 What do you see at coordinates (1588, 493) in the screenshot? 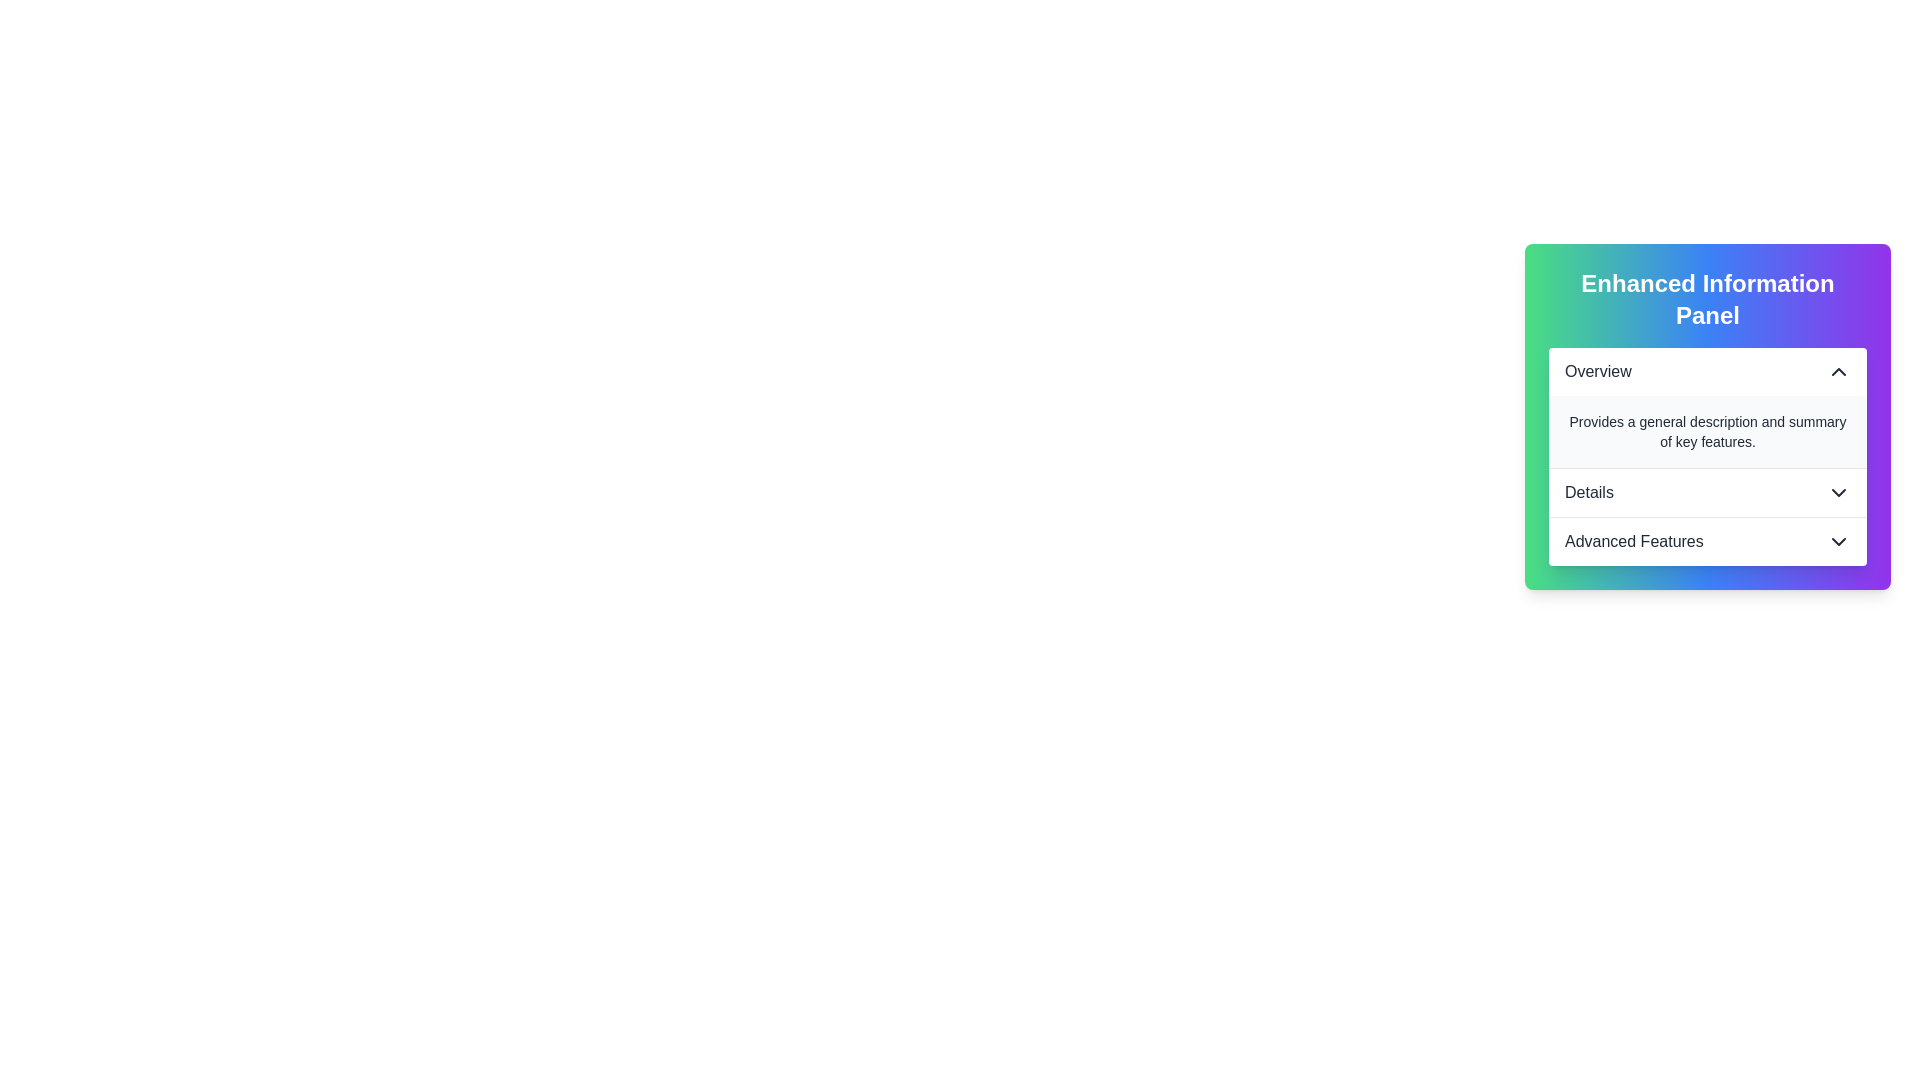
I see `'Details' label located in the second section of the vertical list layout inside the 'Enhanced Information Panel', positioned horizontally centered between the 'Overview' and 'Advanced Features' sections` at bounding box center [1588, 493].